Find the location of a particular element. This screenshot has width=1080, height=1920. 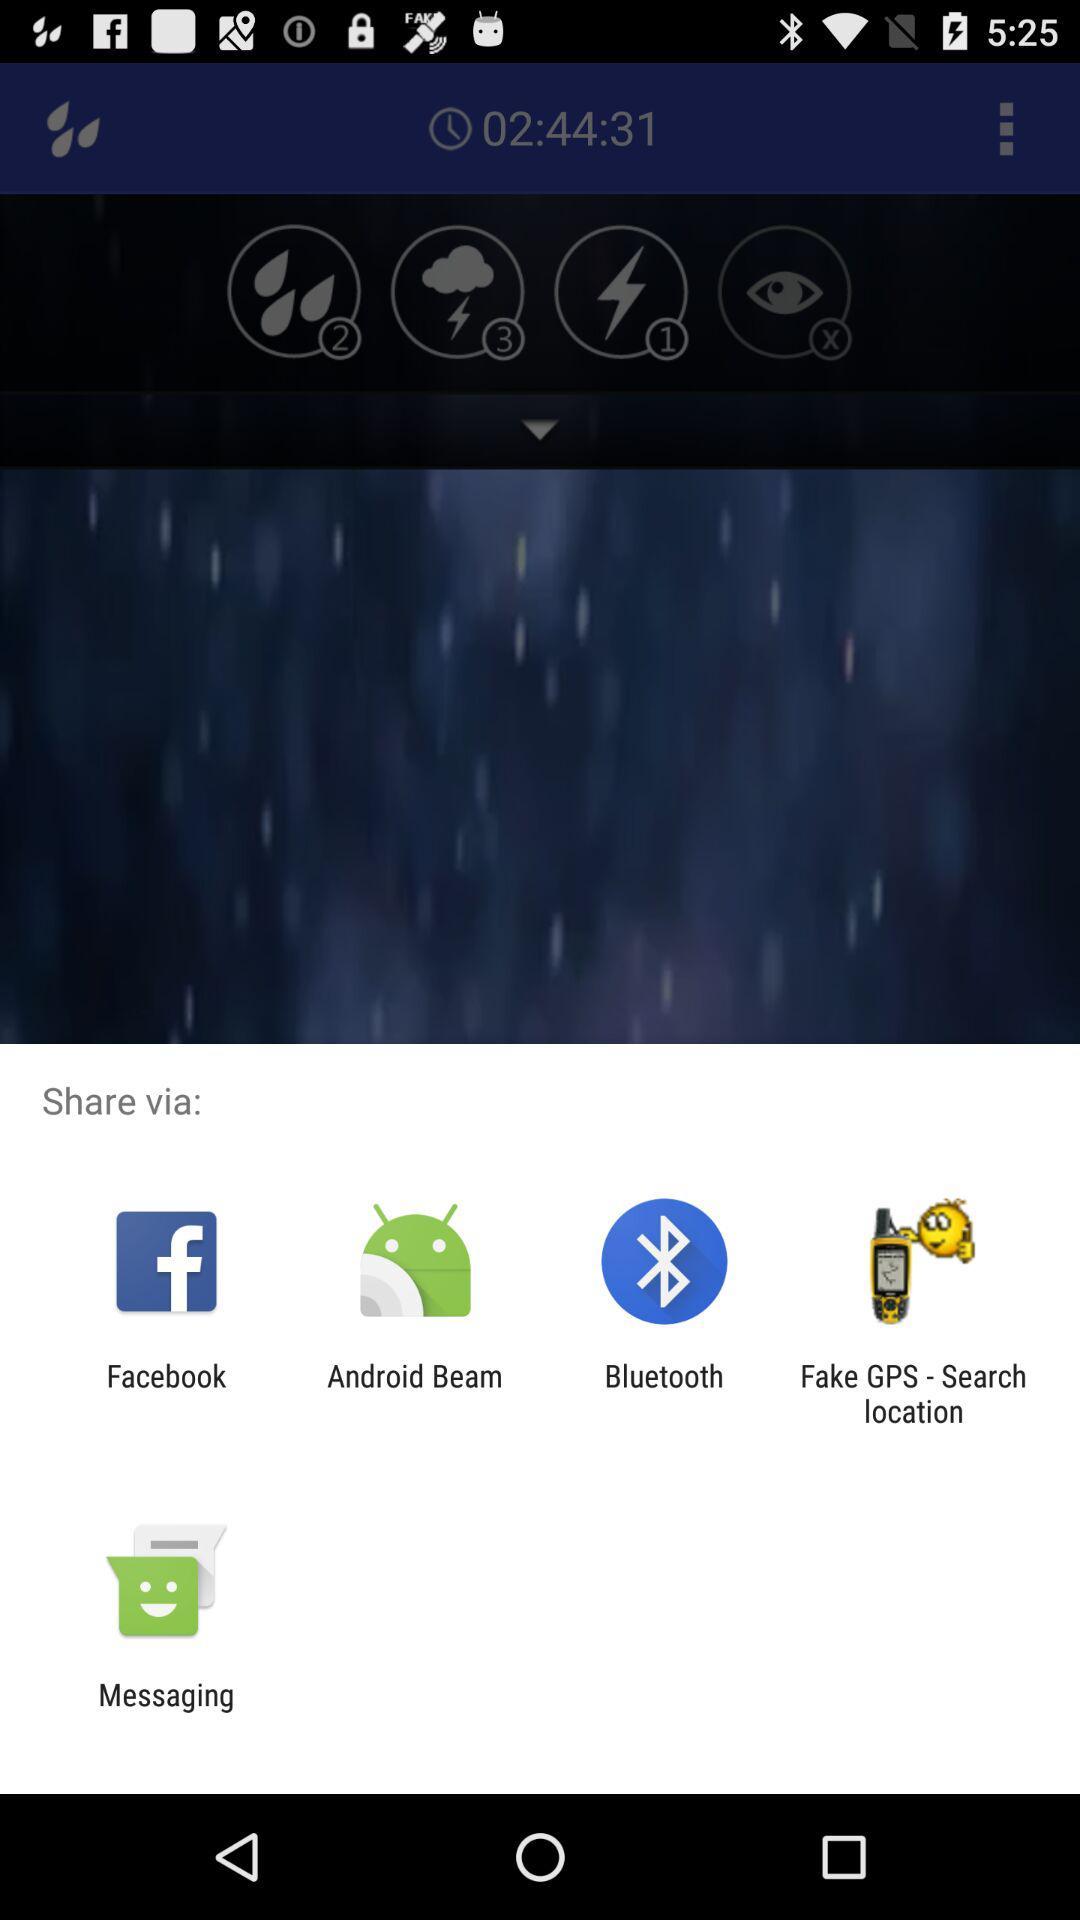

item to the left of the bluetooth app is located at coordinates (414, 1392).